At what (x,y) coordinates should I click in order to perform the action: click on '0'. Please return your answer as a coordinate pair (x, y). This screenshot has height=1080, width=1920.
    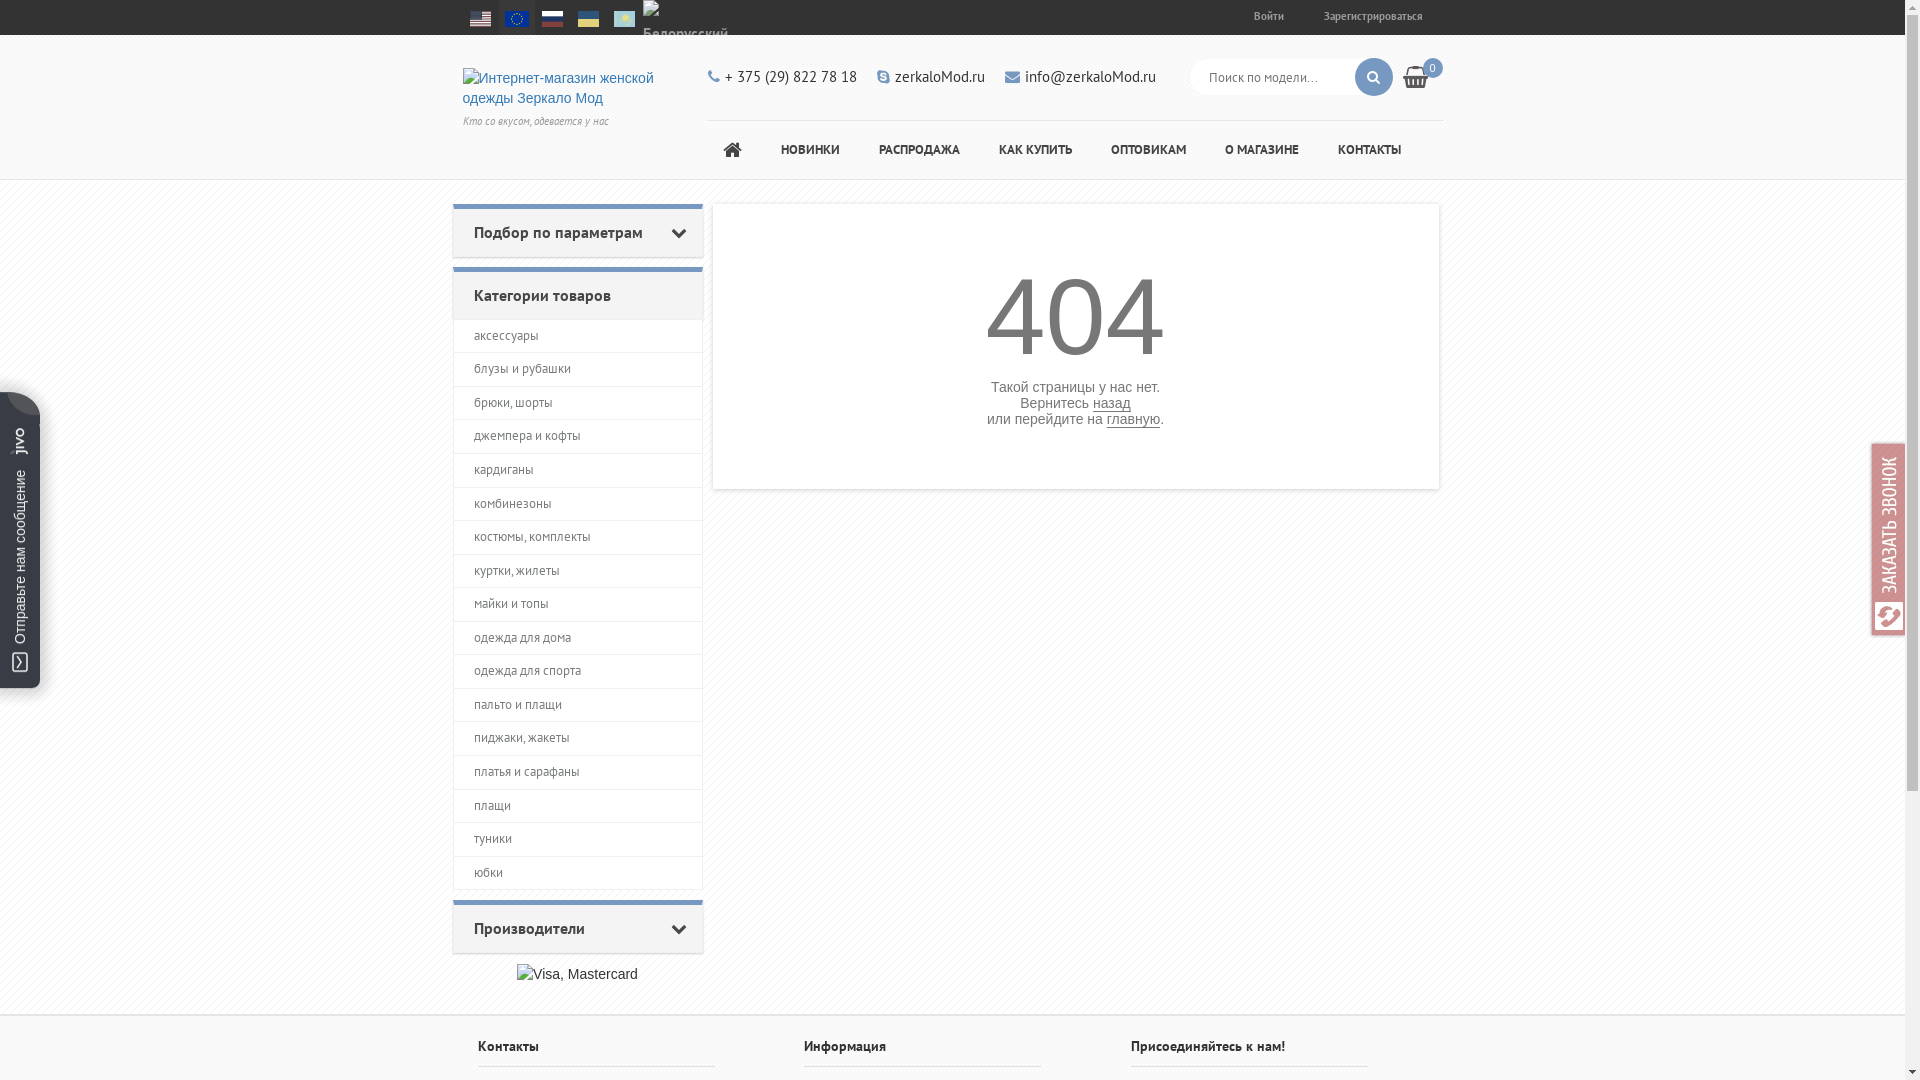
    Looking at the image, I should click on (1400, 74).